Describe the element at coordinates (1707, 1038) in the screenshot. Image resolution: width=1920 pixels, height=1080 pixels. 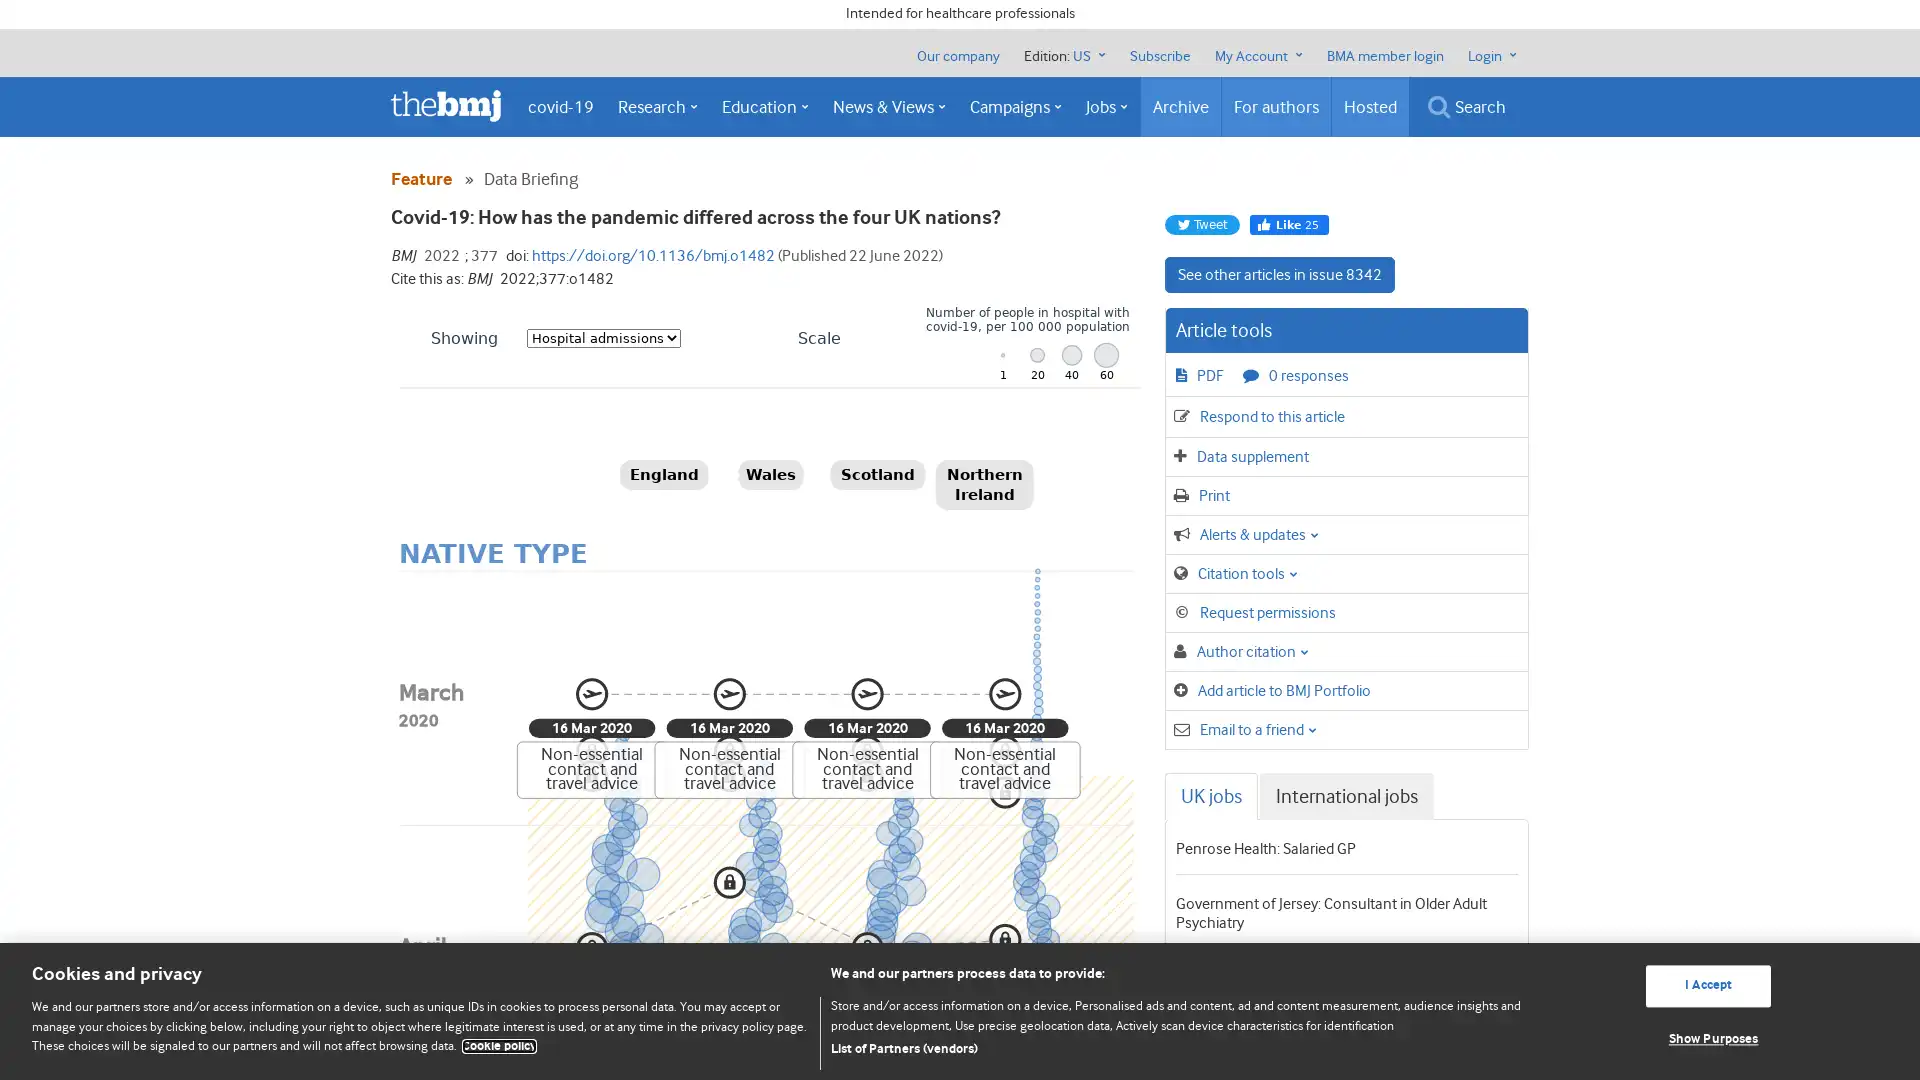
I see `Show Purposes` at that location.